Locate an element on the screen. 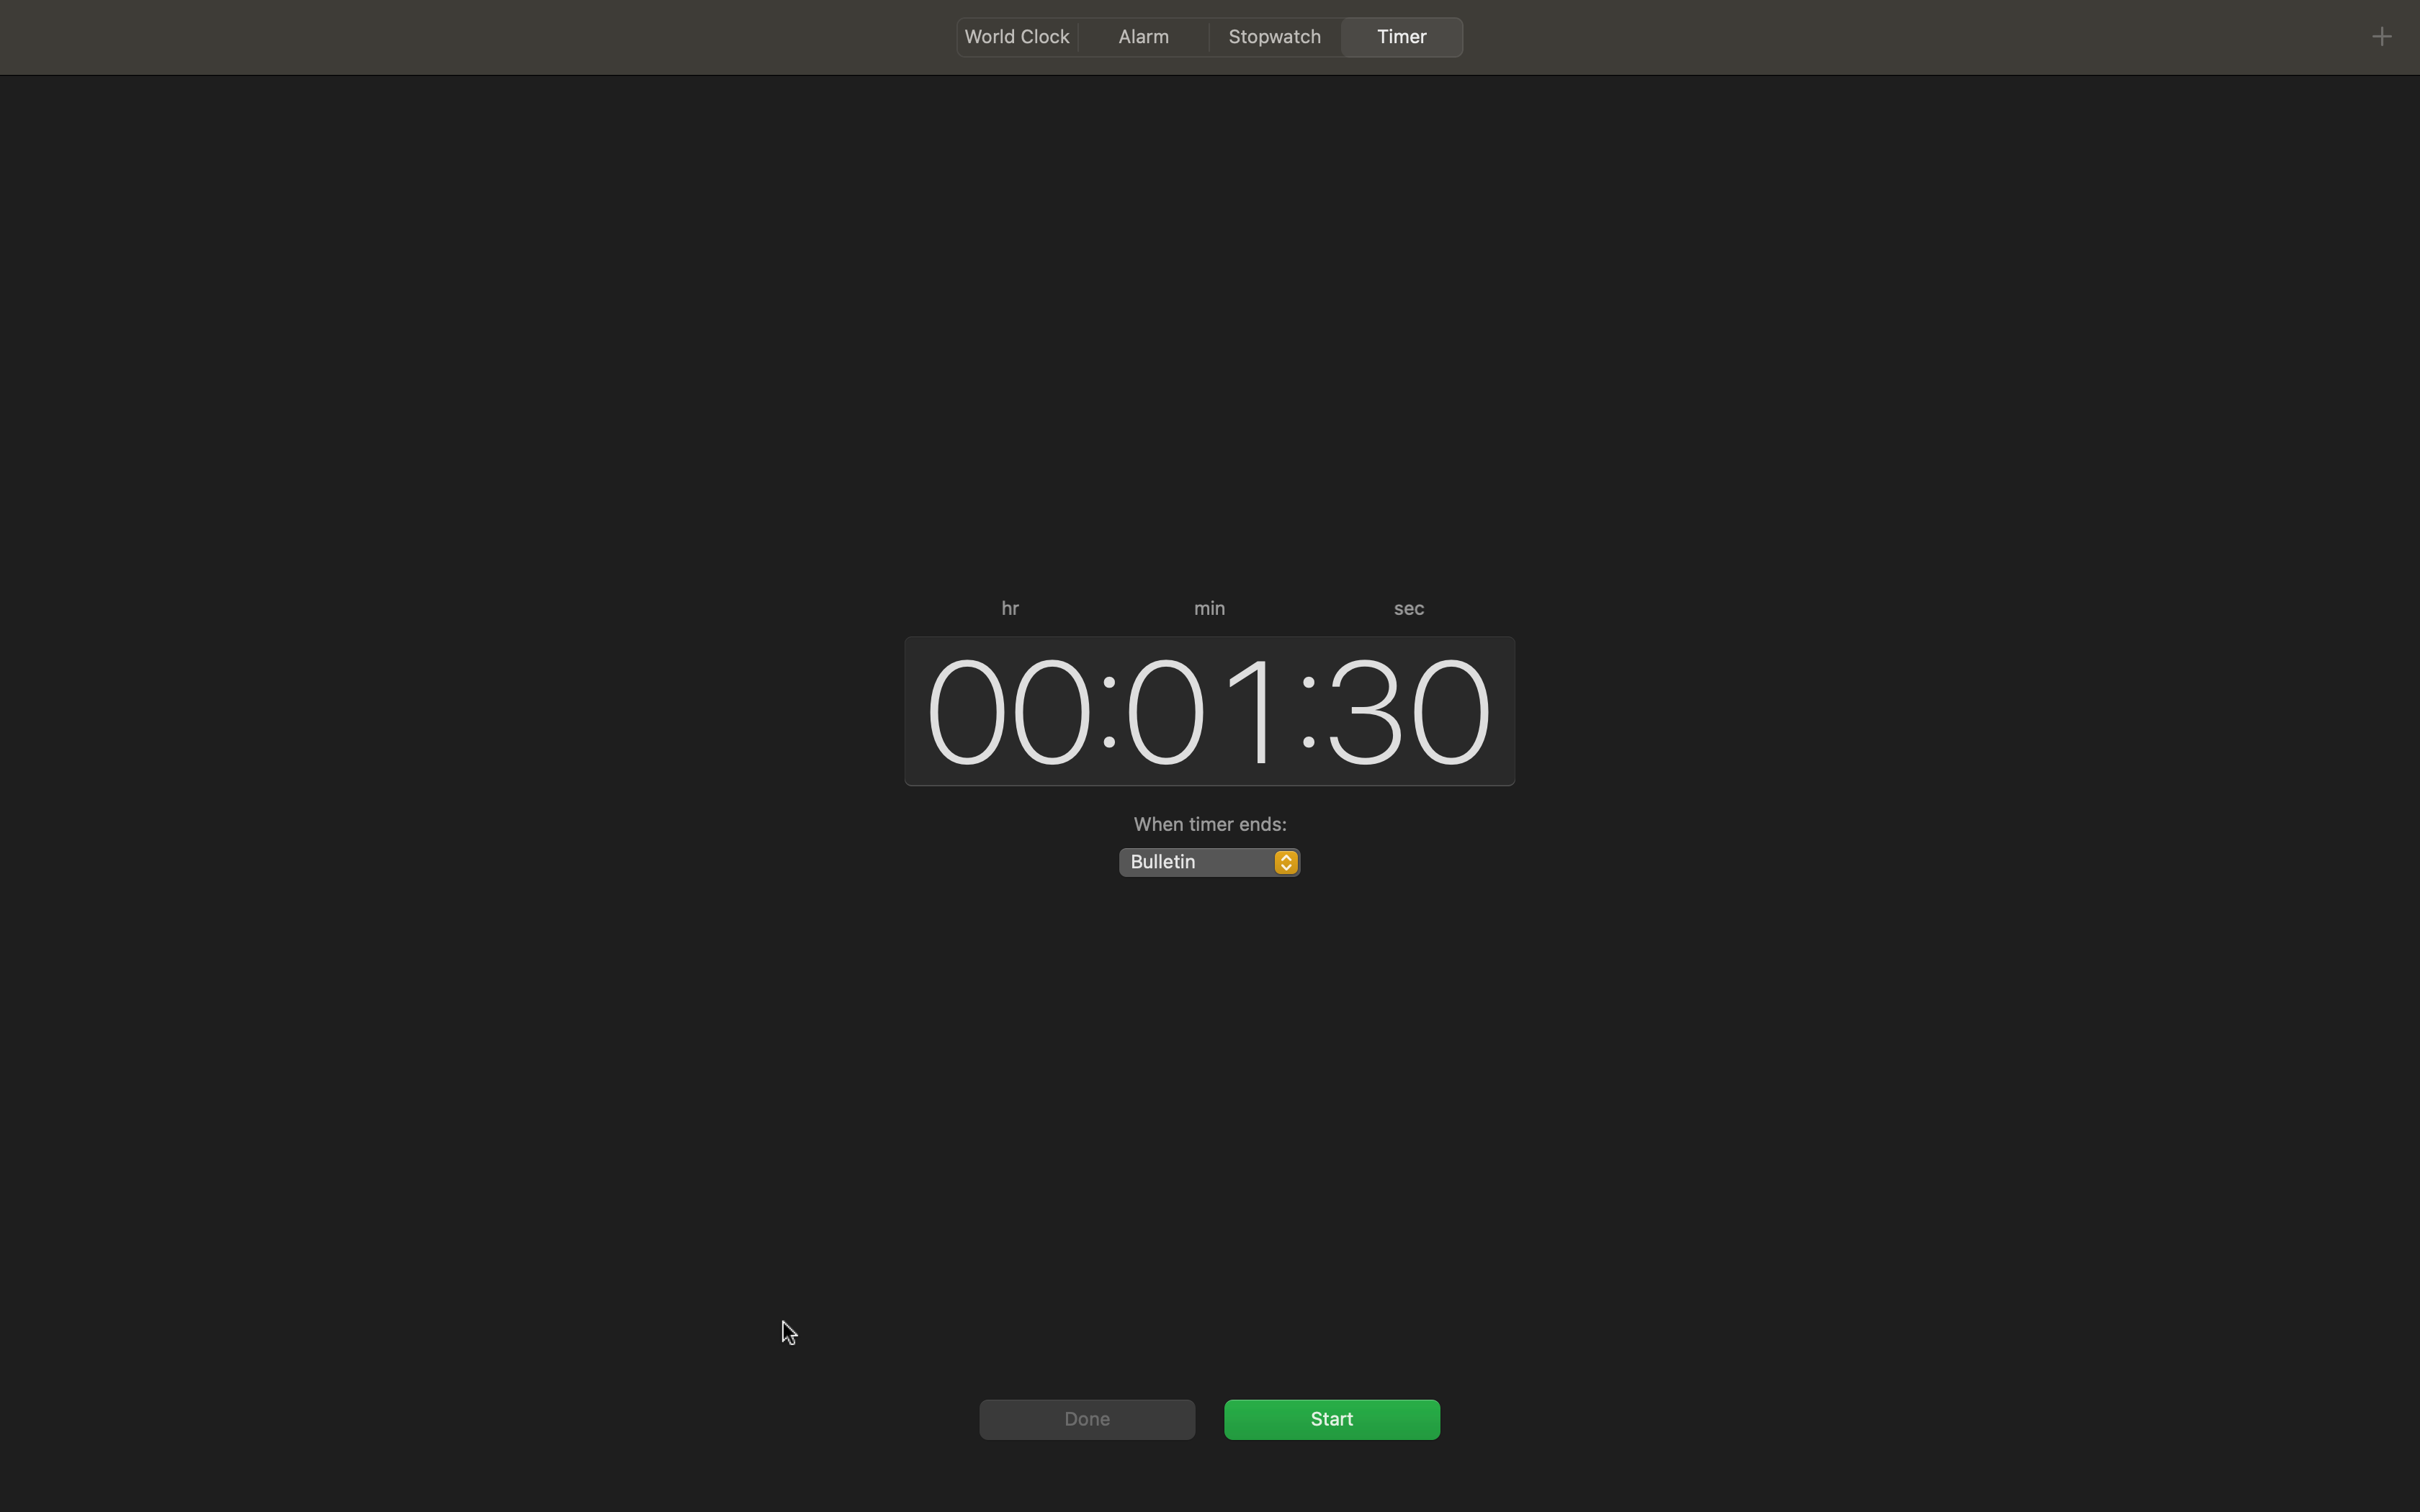  Adjust the time seconds count to 45 is located at coordinates (1411, 705).